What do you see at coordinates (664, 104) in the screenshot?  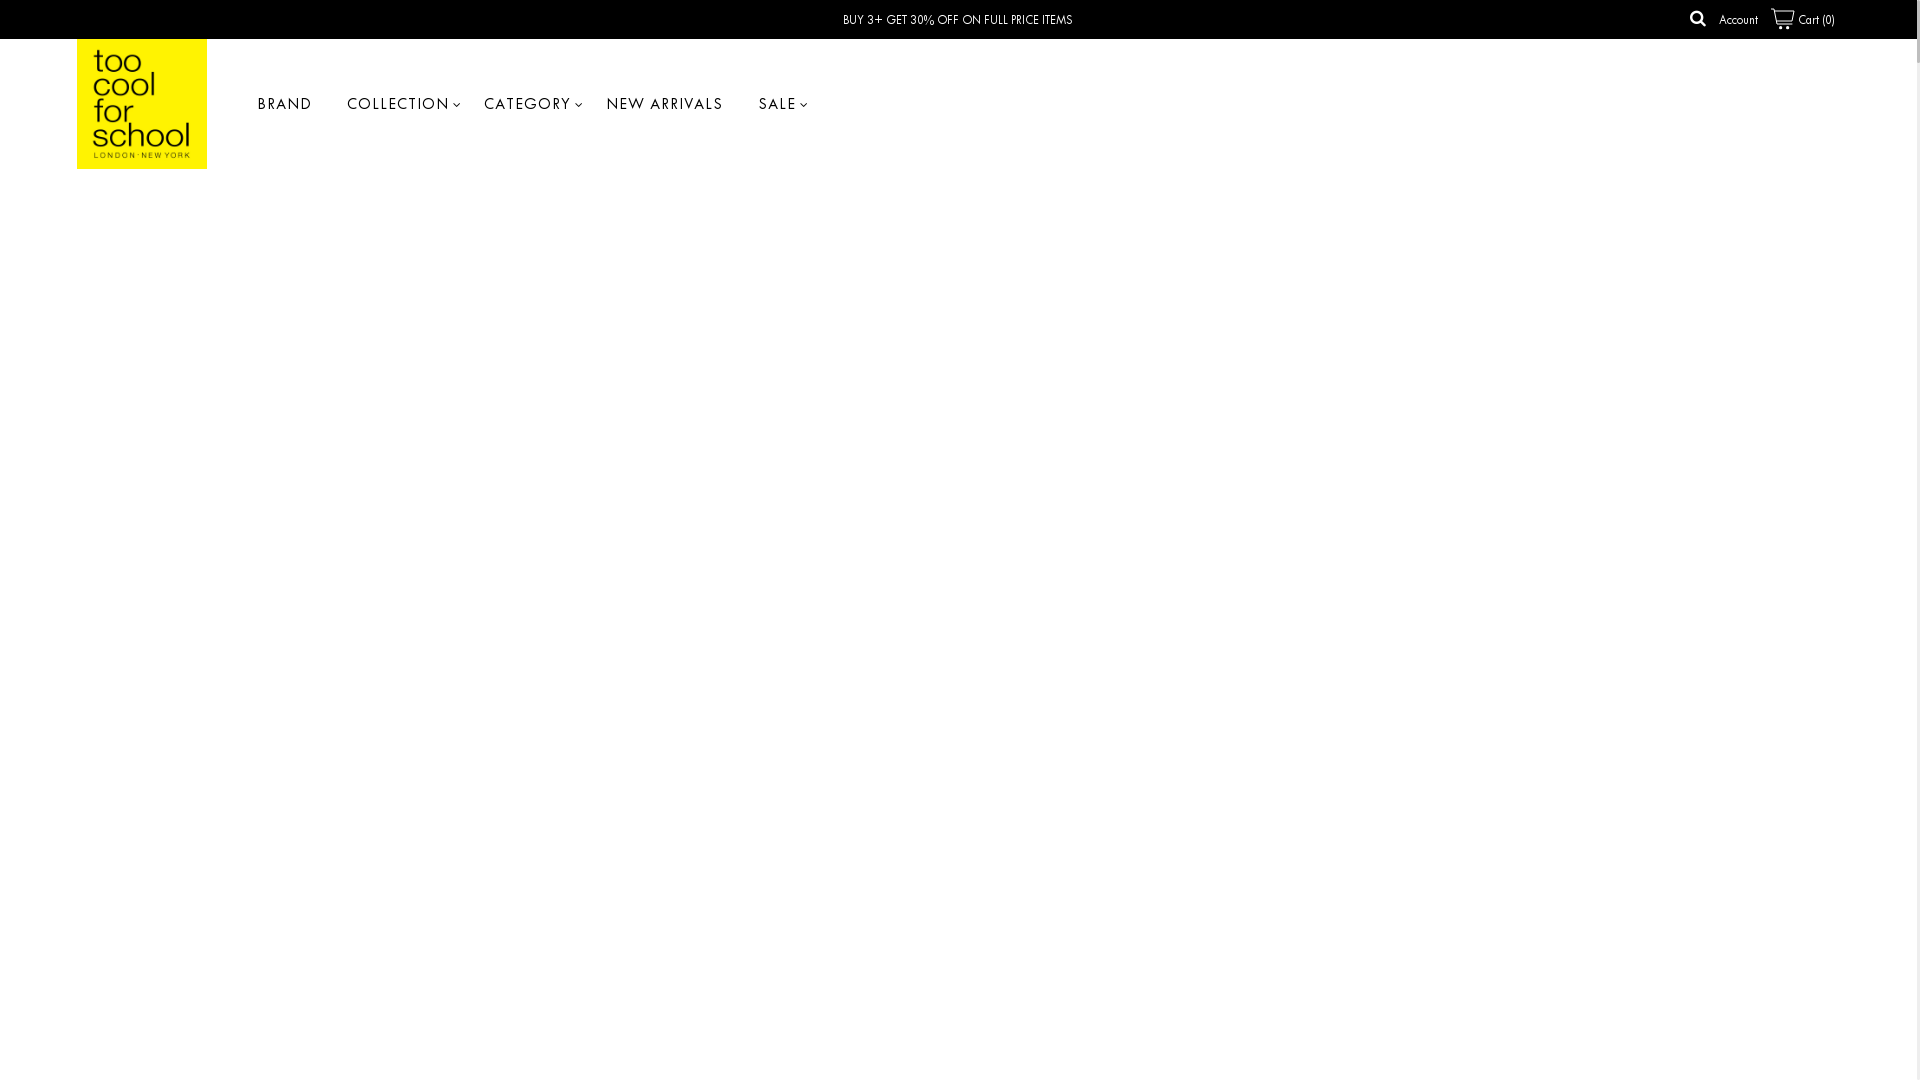 I see `'NEW ARRIVALS'` at bounding box center [664, 104].